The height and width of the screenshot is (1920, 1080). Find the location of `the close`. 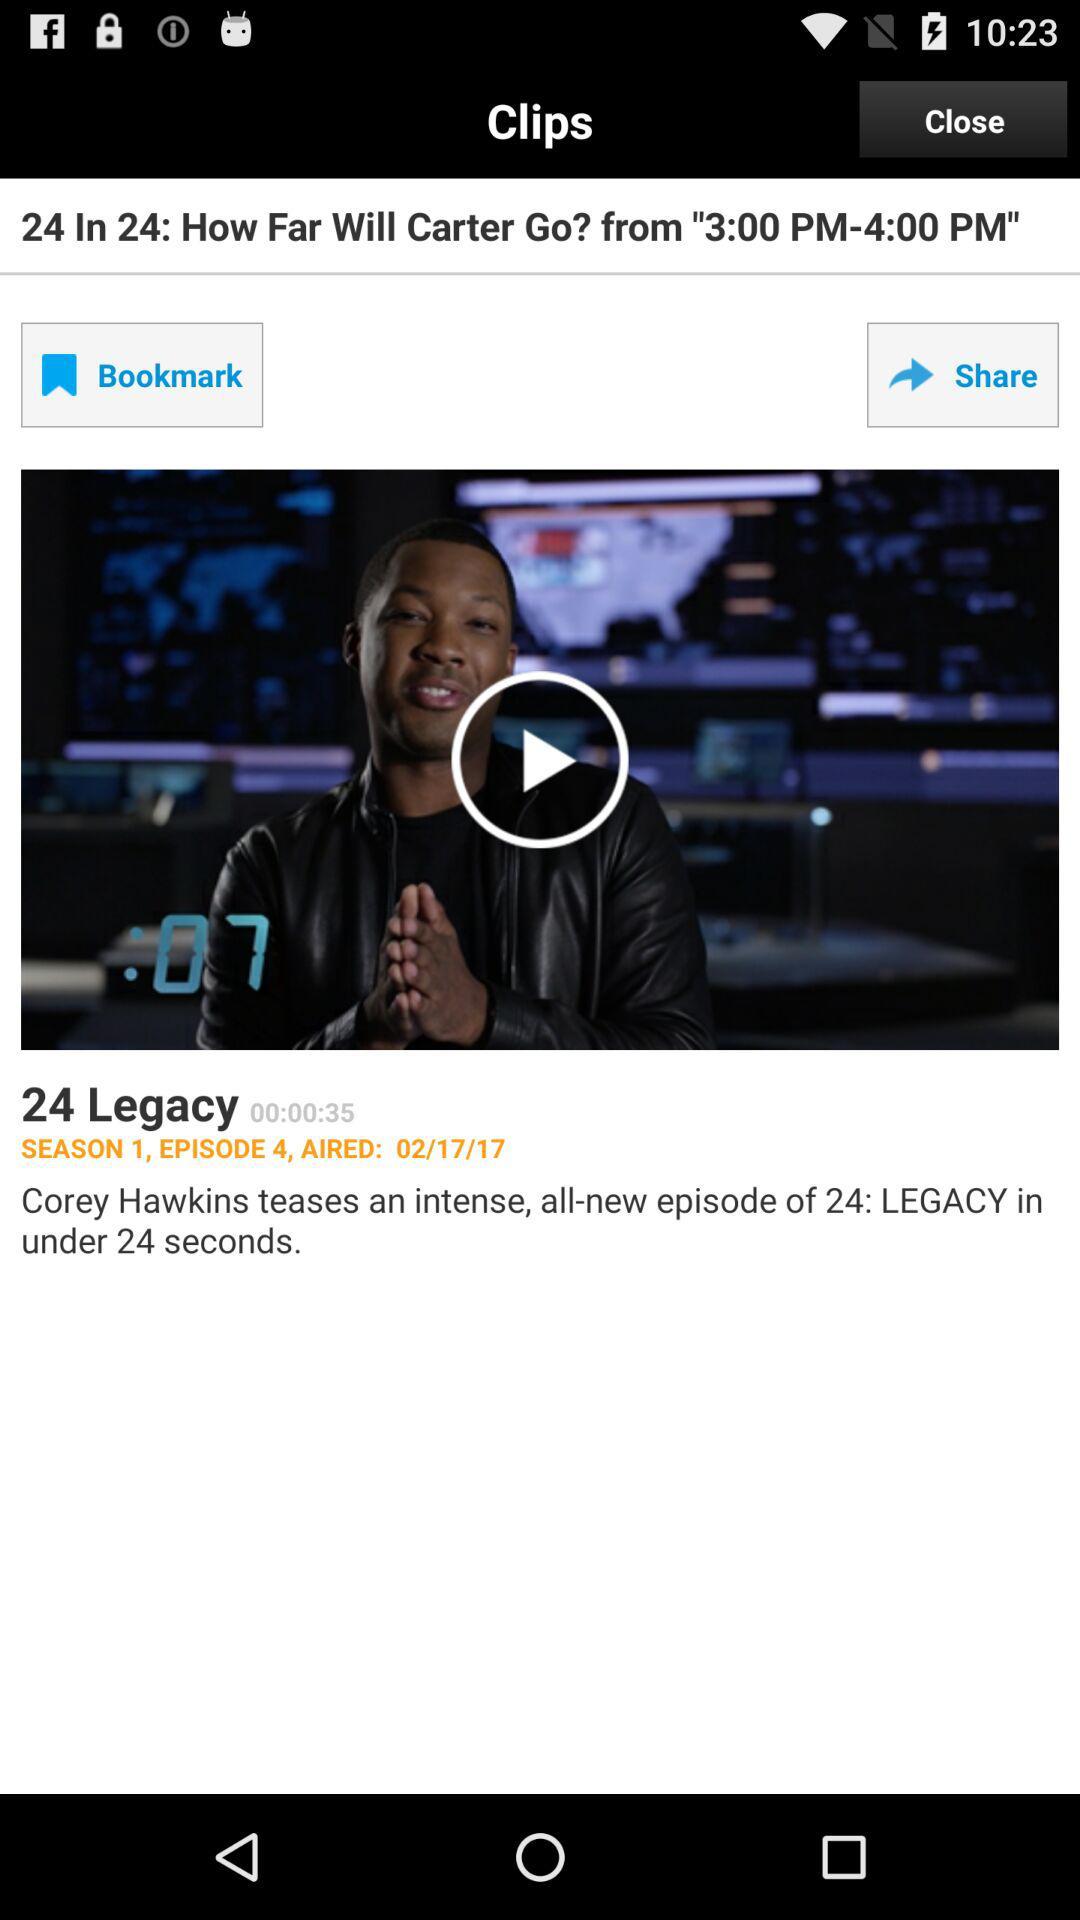

the close is located at coordinates (963, 119).